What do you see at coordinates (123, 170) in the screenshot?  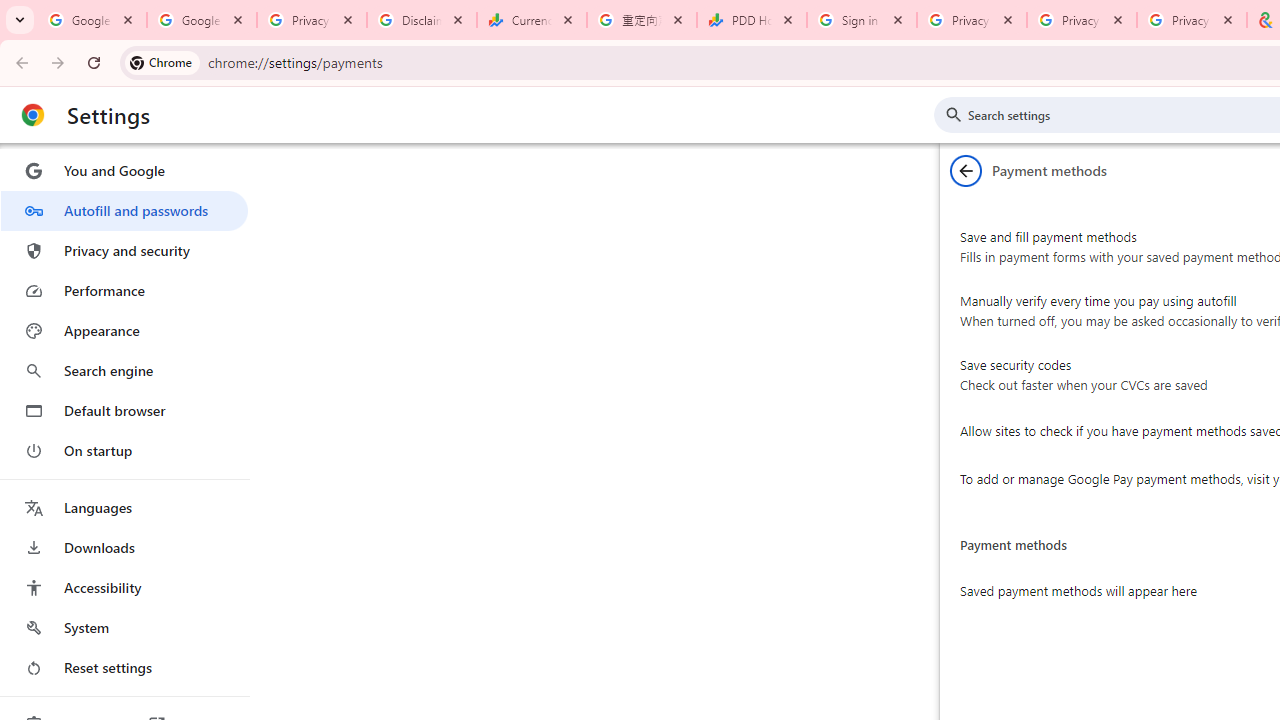 I see `'You and Google'` at bounding box center [123, 170].